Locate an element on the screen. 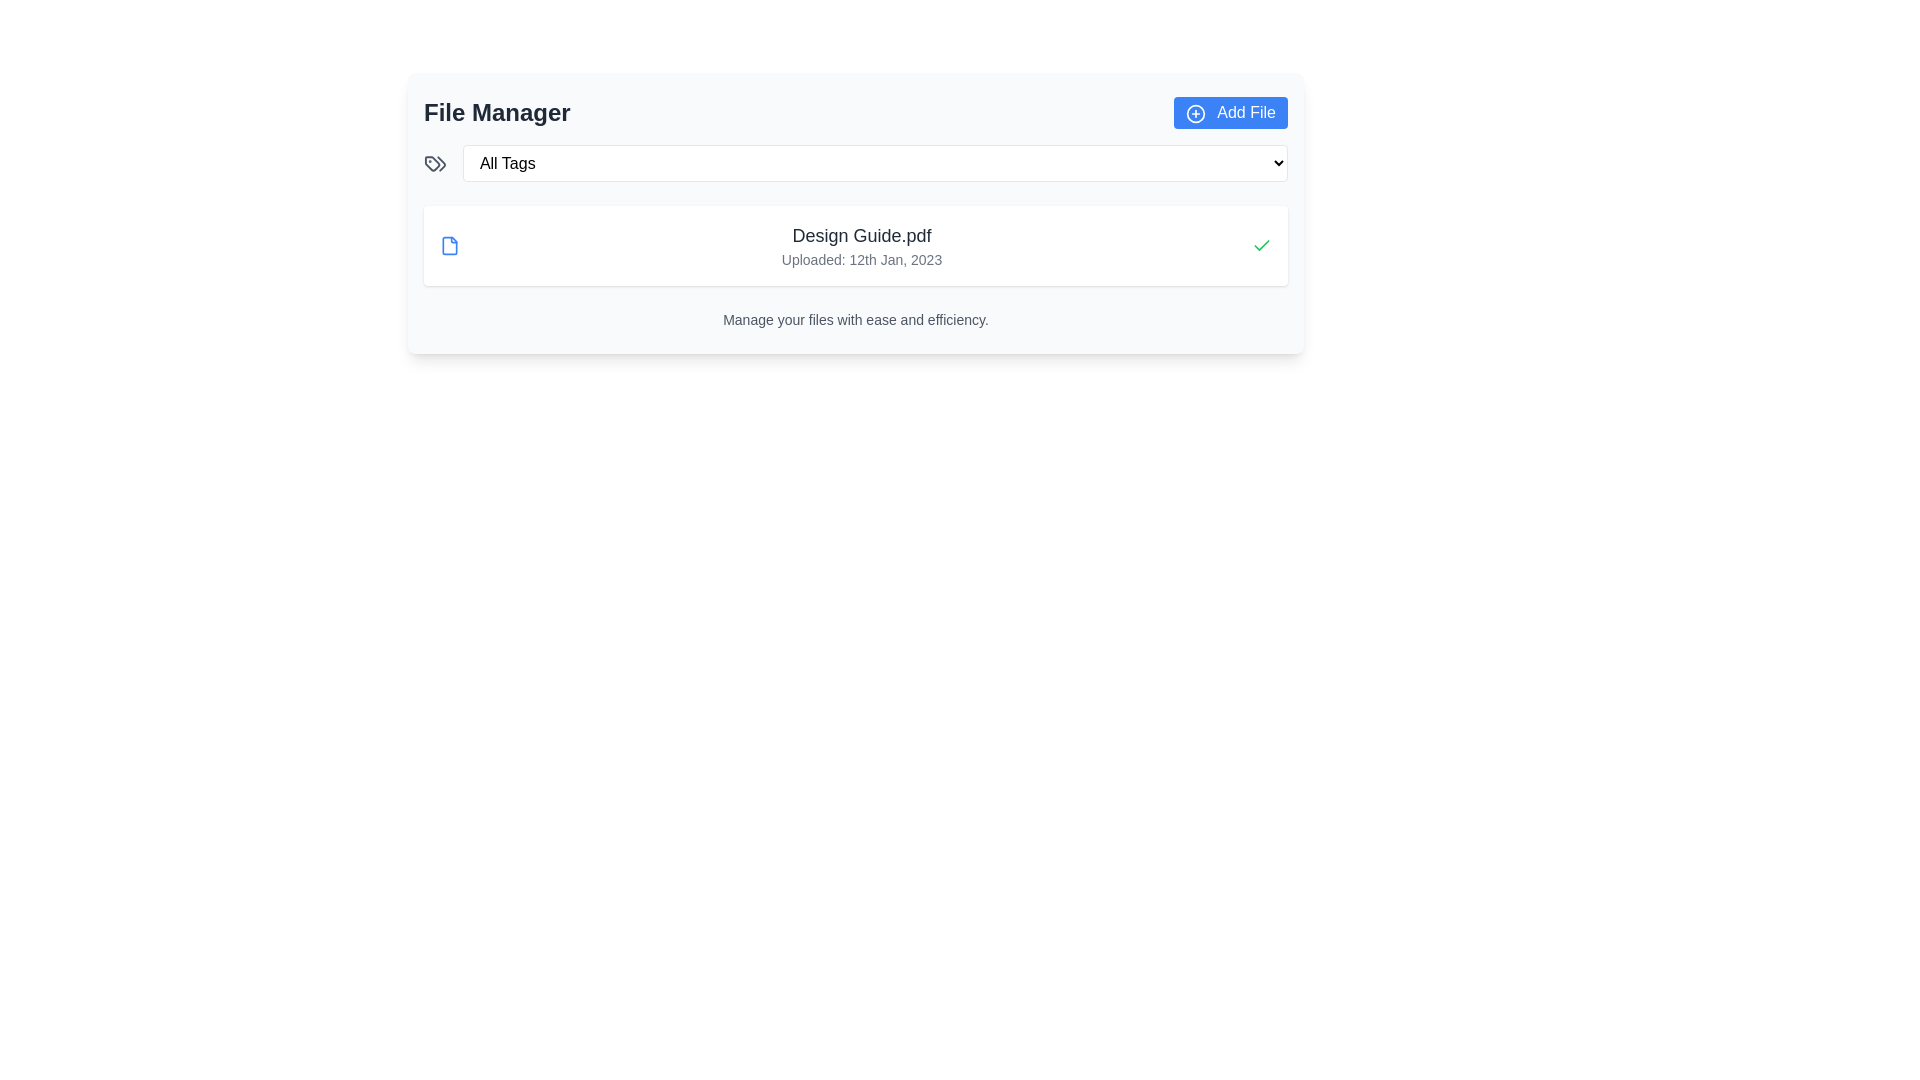 Image resolution: width=1920 pixels, height=1080 pixels. the green checkmark icon located at the far right end of the file description row labeled 'Design Guide.pdf Uploaded: 12th Jan, 2023' is located at coordinates (1261, 245).